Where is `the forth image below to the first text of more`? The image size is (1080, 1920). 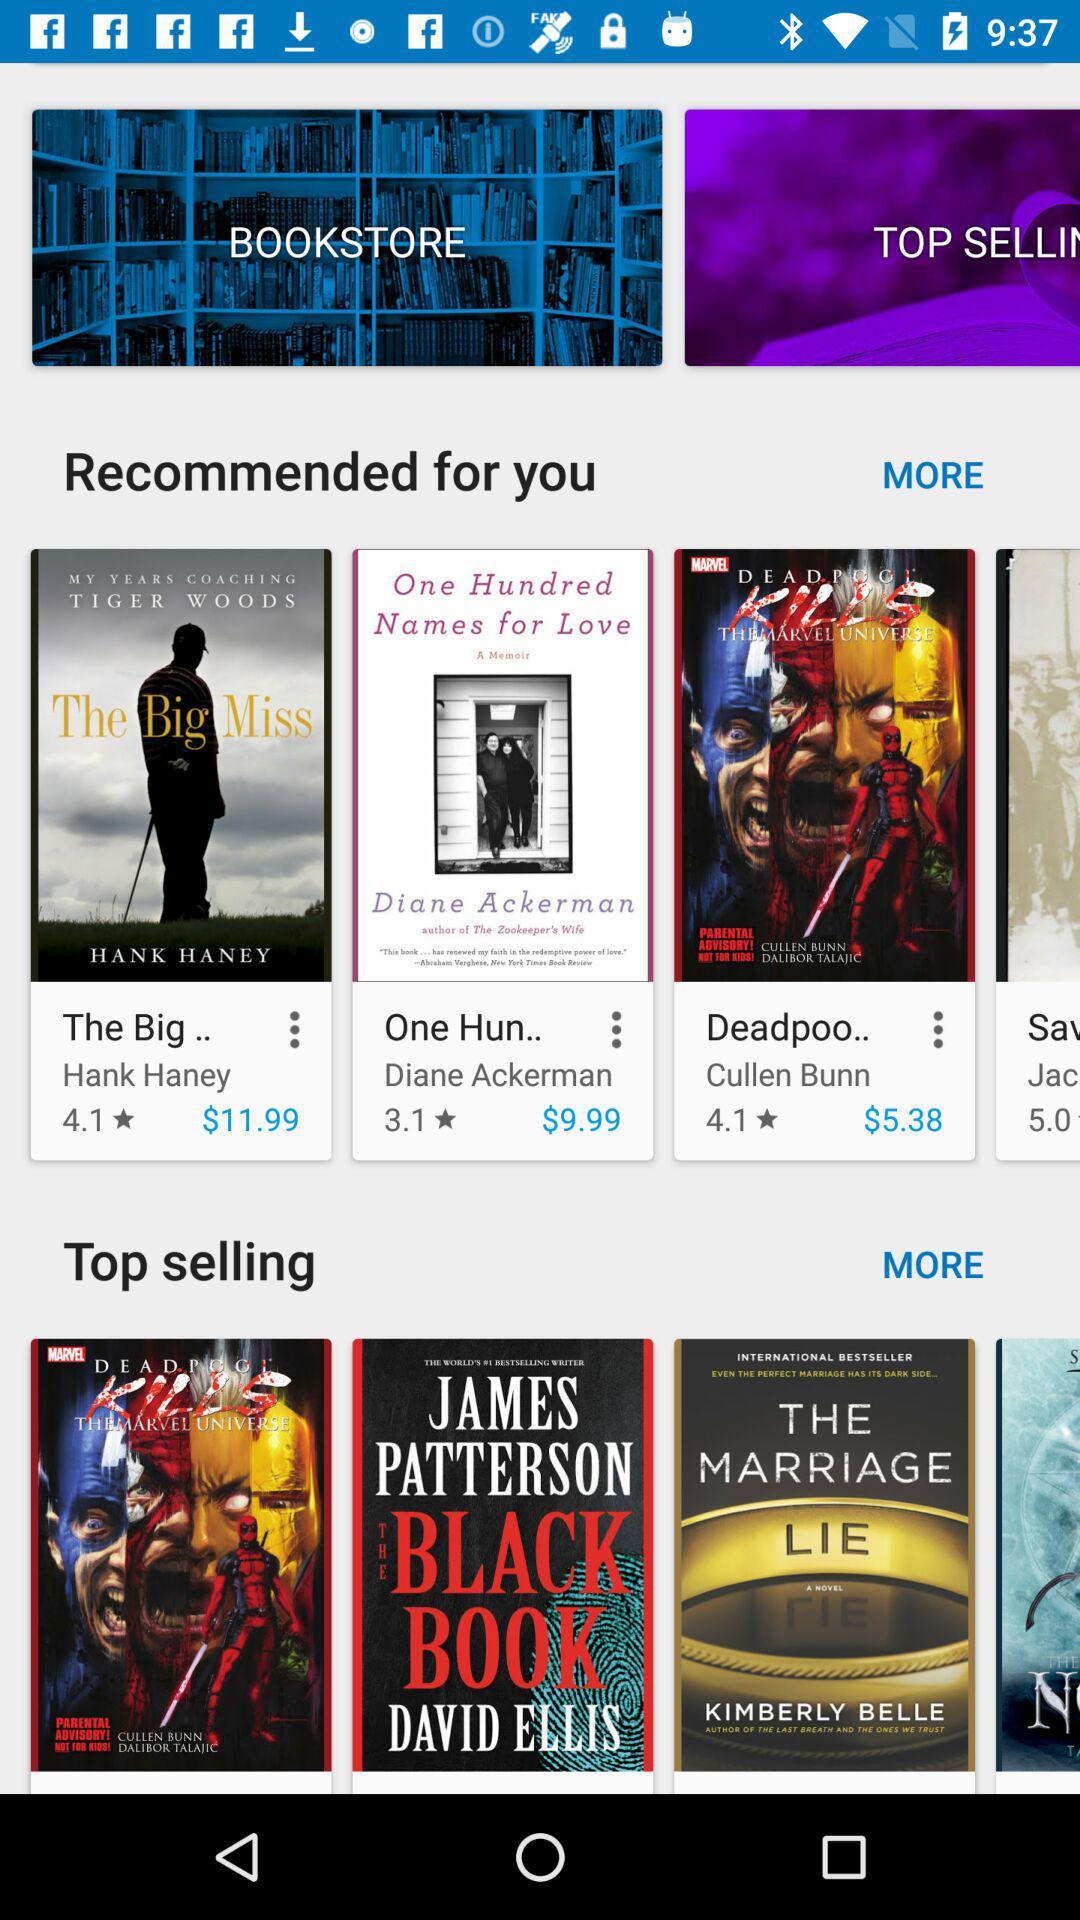 the forth image below to the first text of more is located at coordinates (1033, 854).